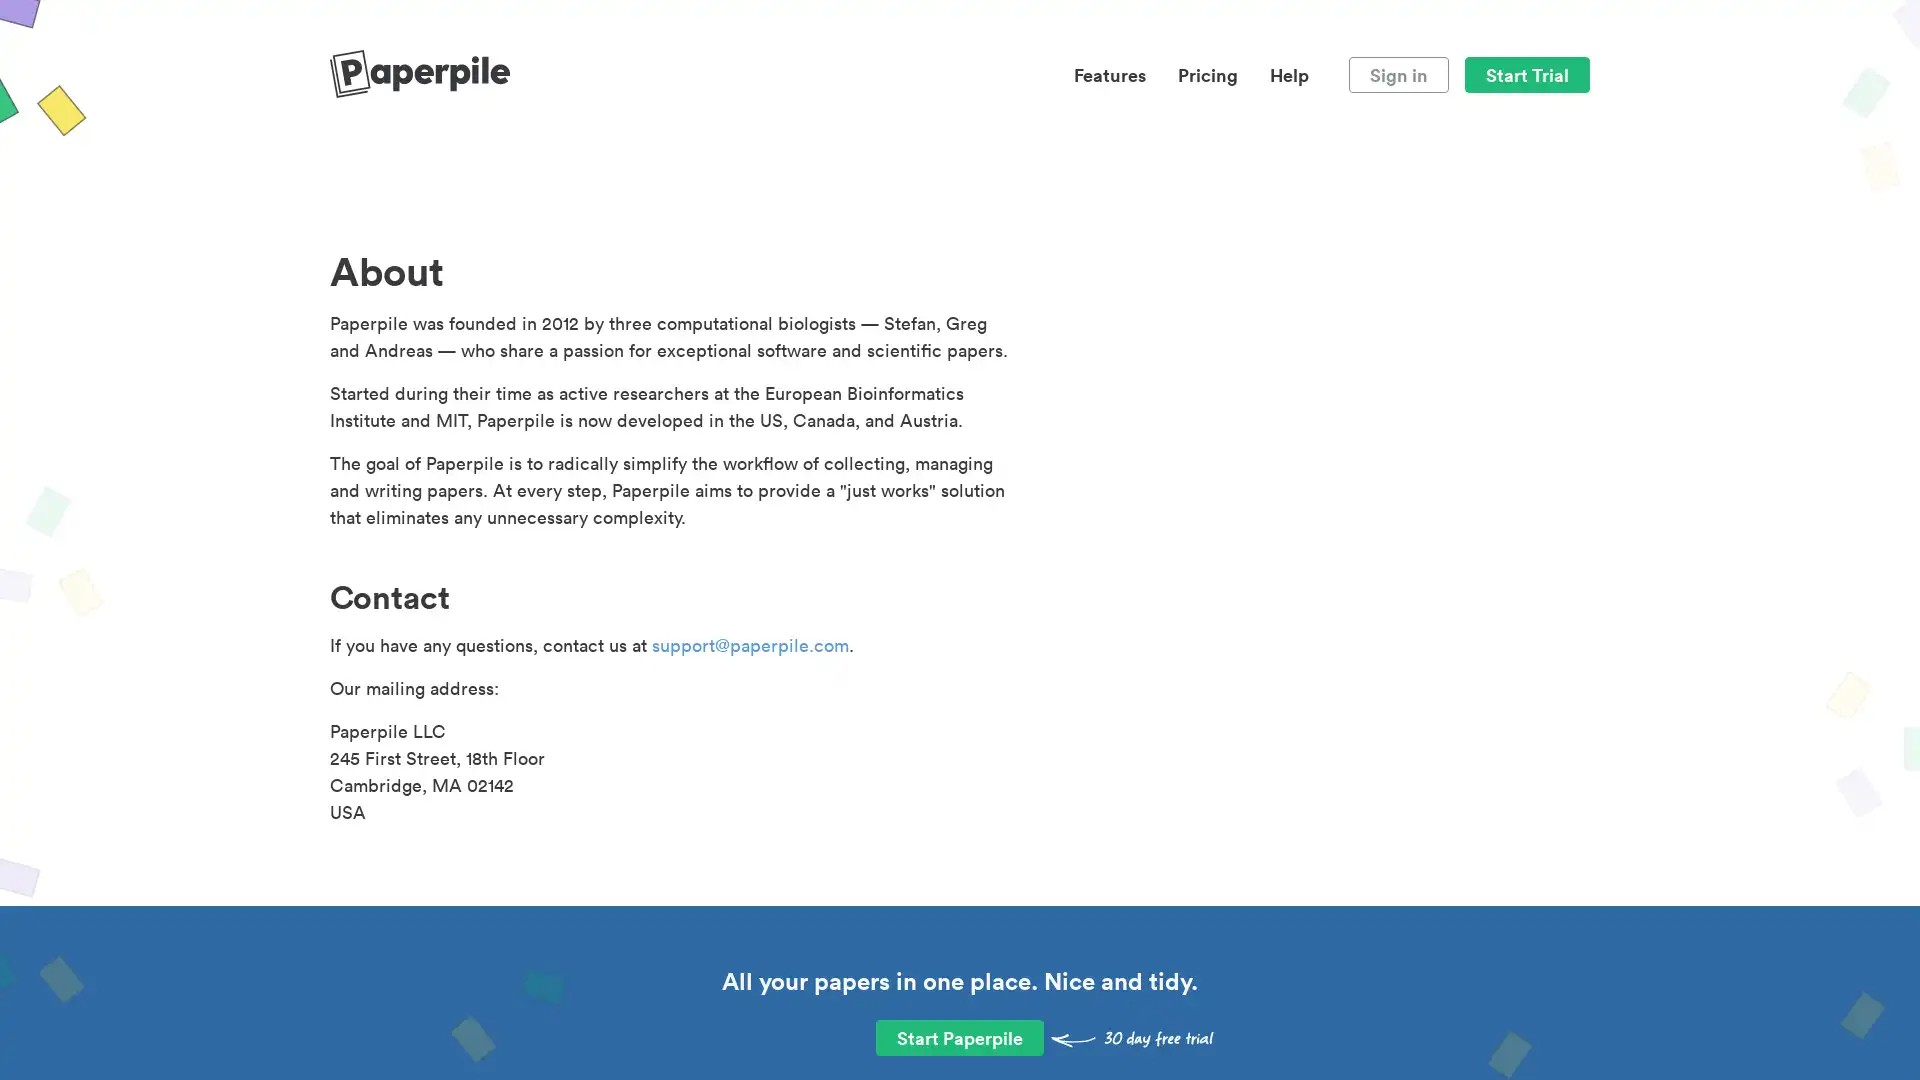 Image resolution: width=1920 pixels, height=1080 pixels. What do you see at coordinates (1526, 73) in the screenshot?
I see `Start Trial` at bounding box center [1526, 73].